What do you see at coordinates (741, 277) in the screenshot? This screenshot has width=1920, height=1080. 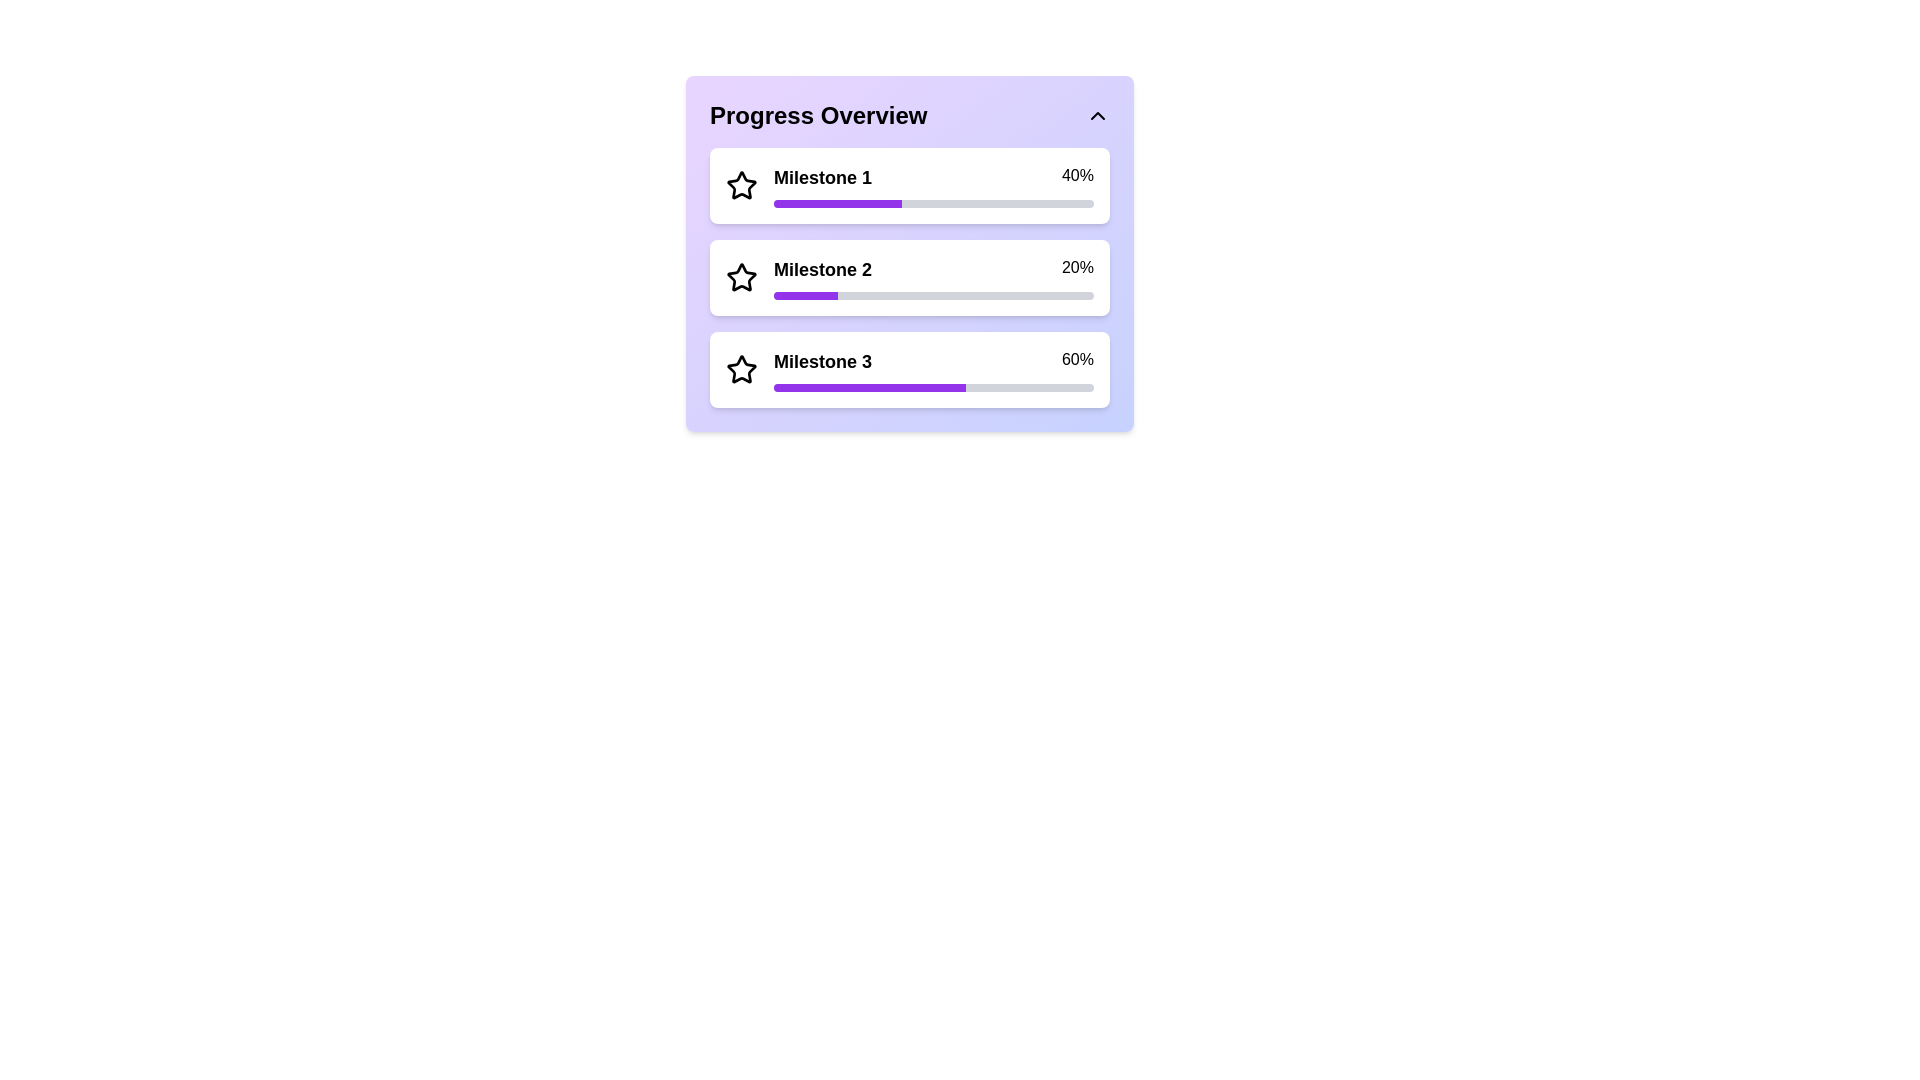 I see `the star icon that indicates the favorite status for Milestone 2` at bounding box center [741, 277].